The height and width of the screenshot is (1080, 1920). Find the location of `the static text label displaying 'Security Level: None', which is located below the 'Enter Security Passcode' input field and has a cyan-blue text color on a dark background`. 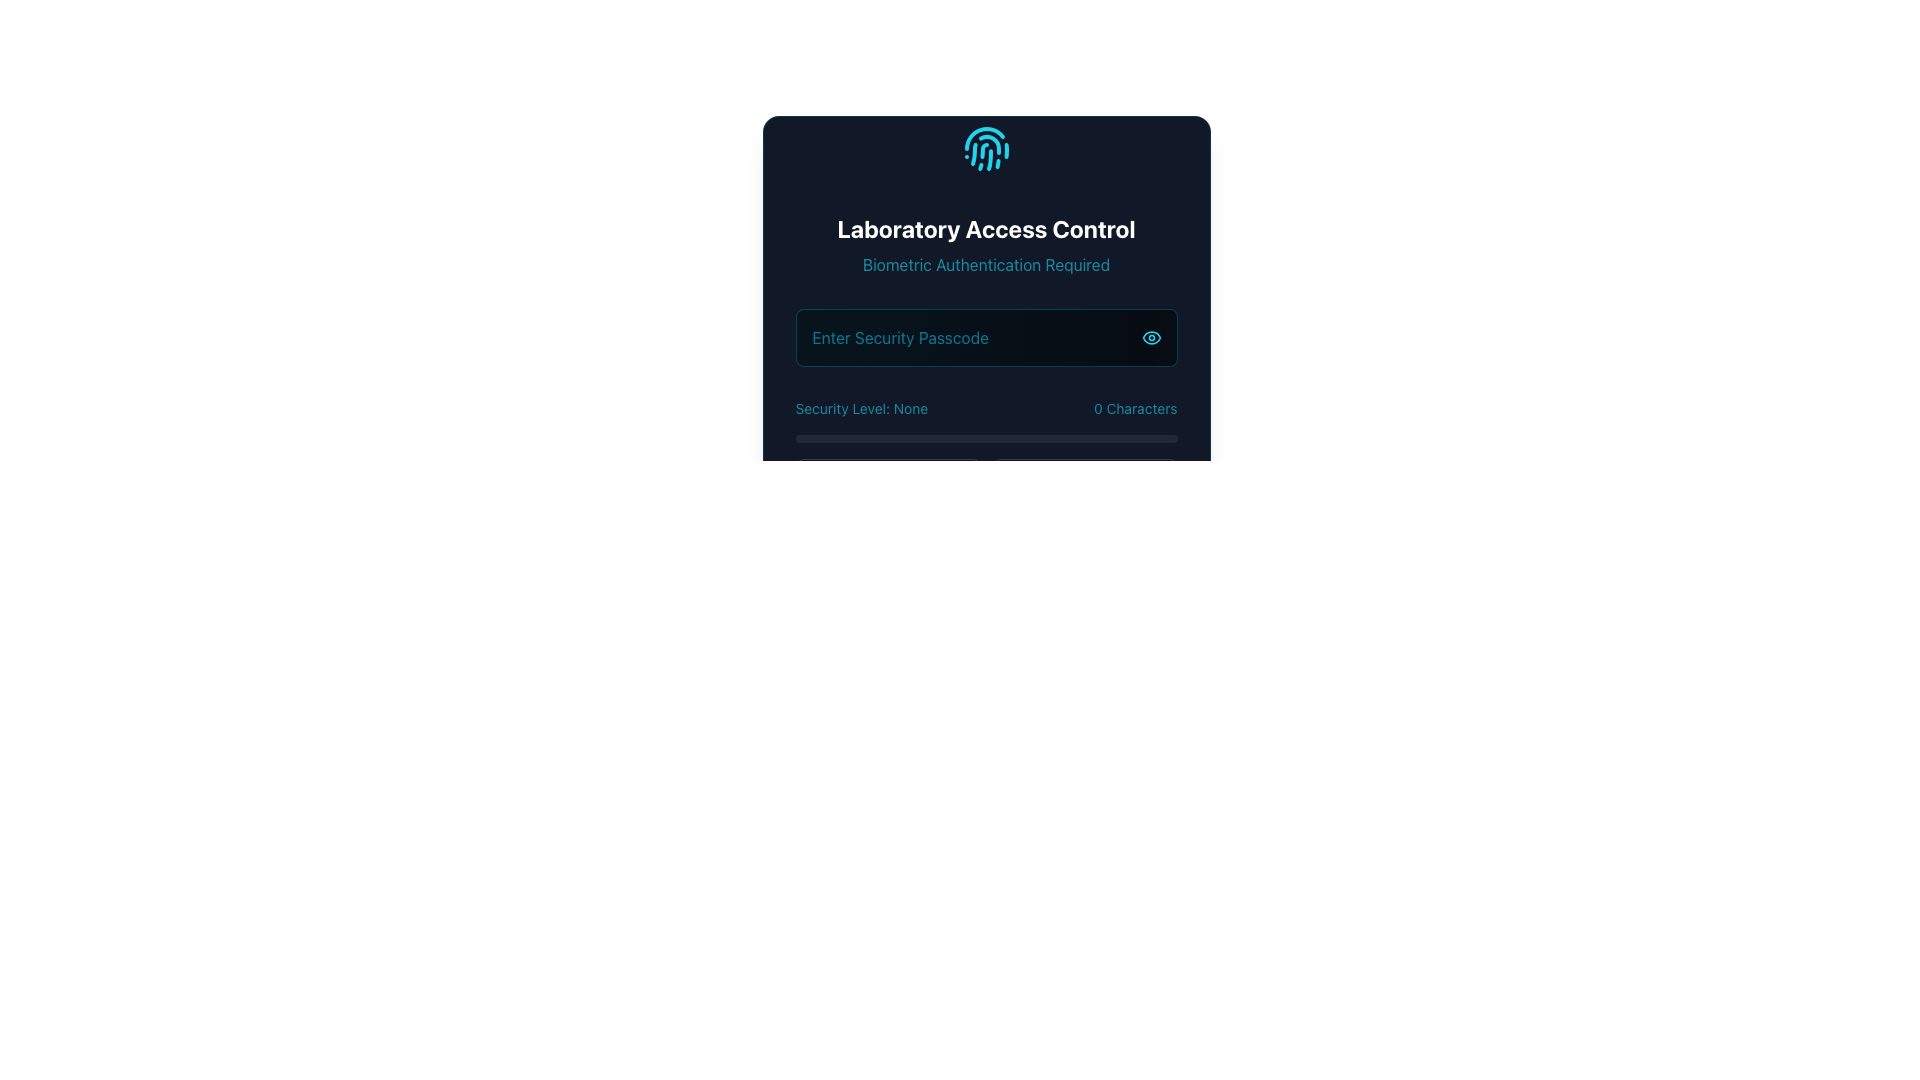

the static text label displaying 'Security Level: None', which is located below the 'Enter Security Passcode' input field and has a cyan-blue text color on a dark background is located at coordinates (861, 407).